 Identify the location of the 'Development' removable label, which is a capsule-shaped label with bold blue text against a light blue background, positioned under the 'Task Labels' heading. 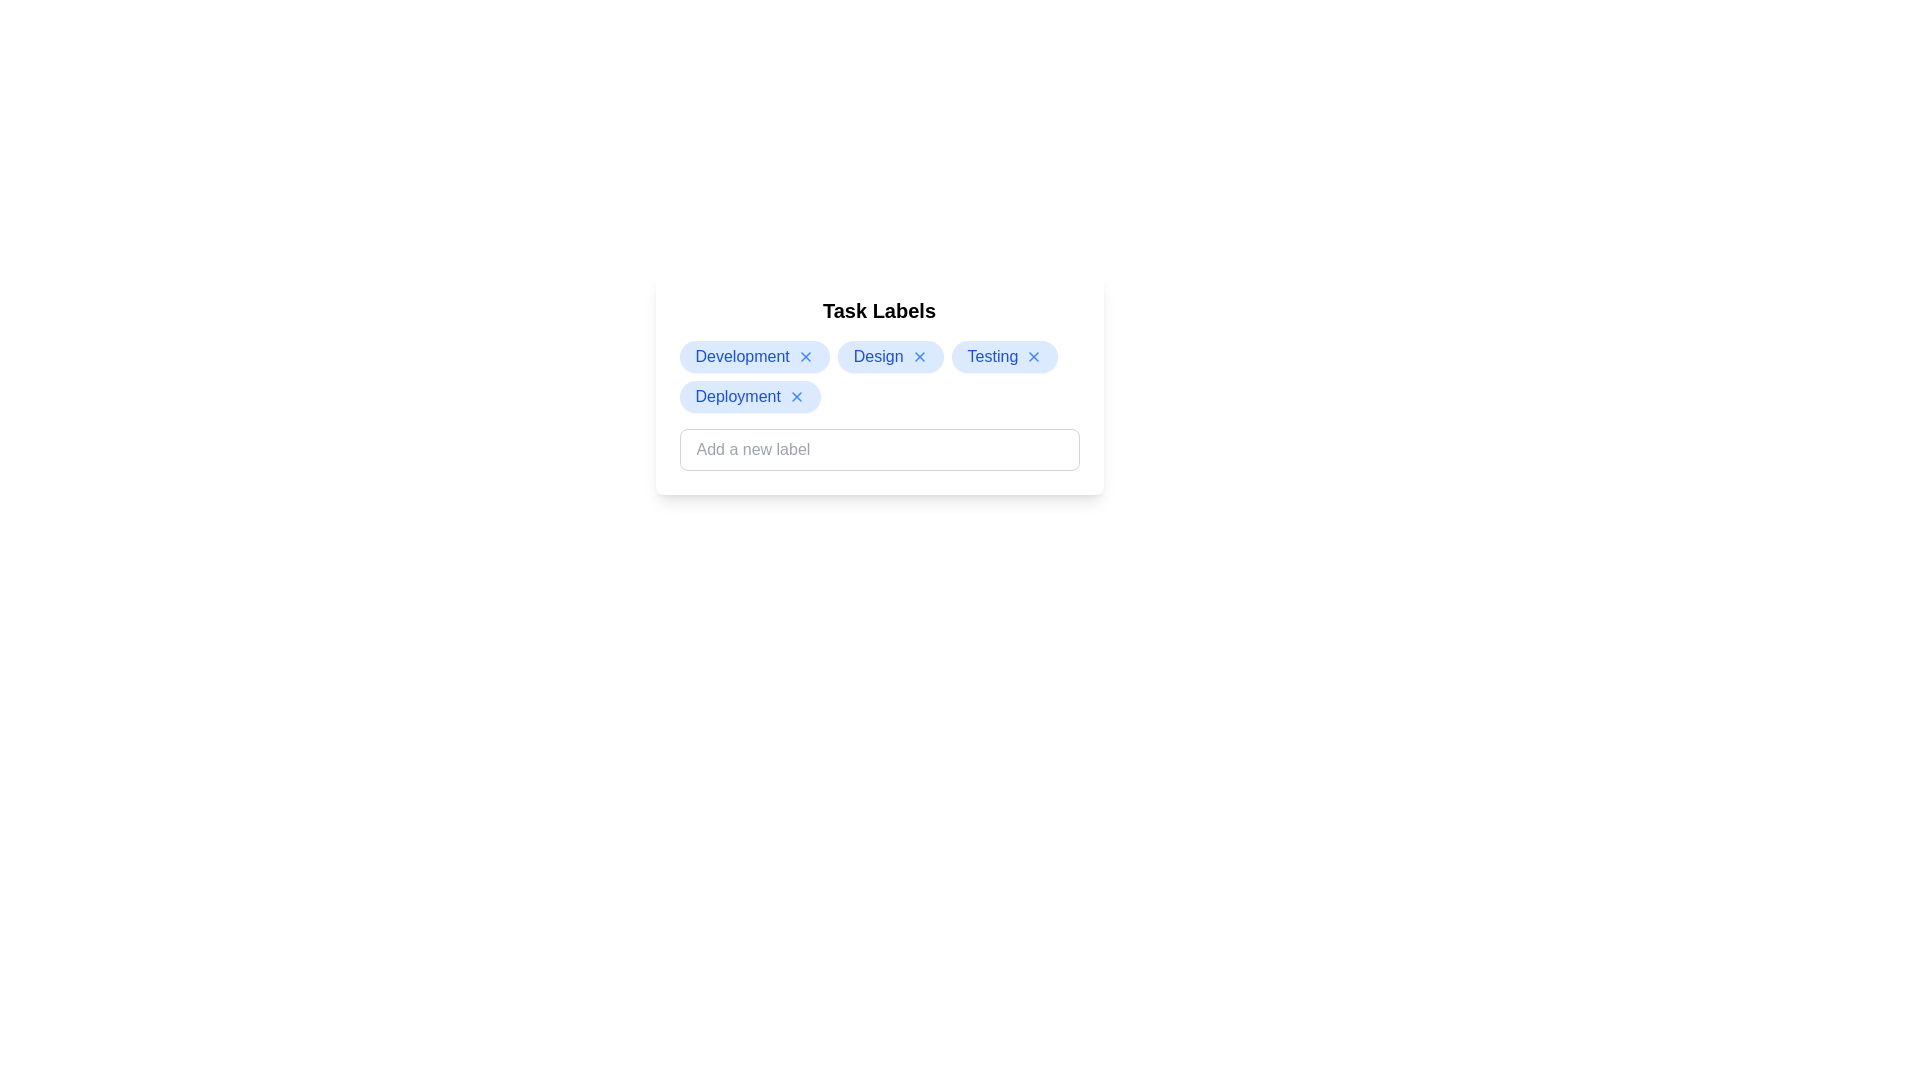
(753, 356).